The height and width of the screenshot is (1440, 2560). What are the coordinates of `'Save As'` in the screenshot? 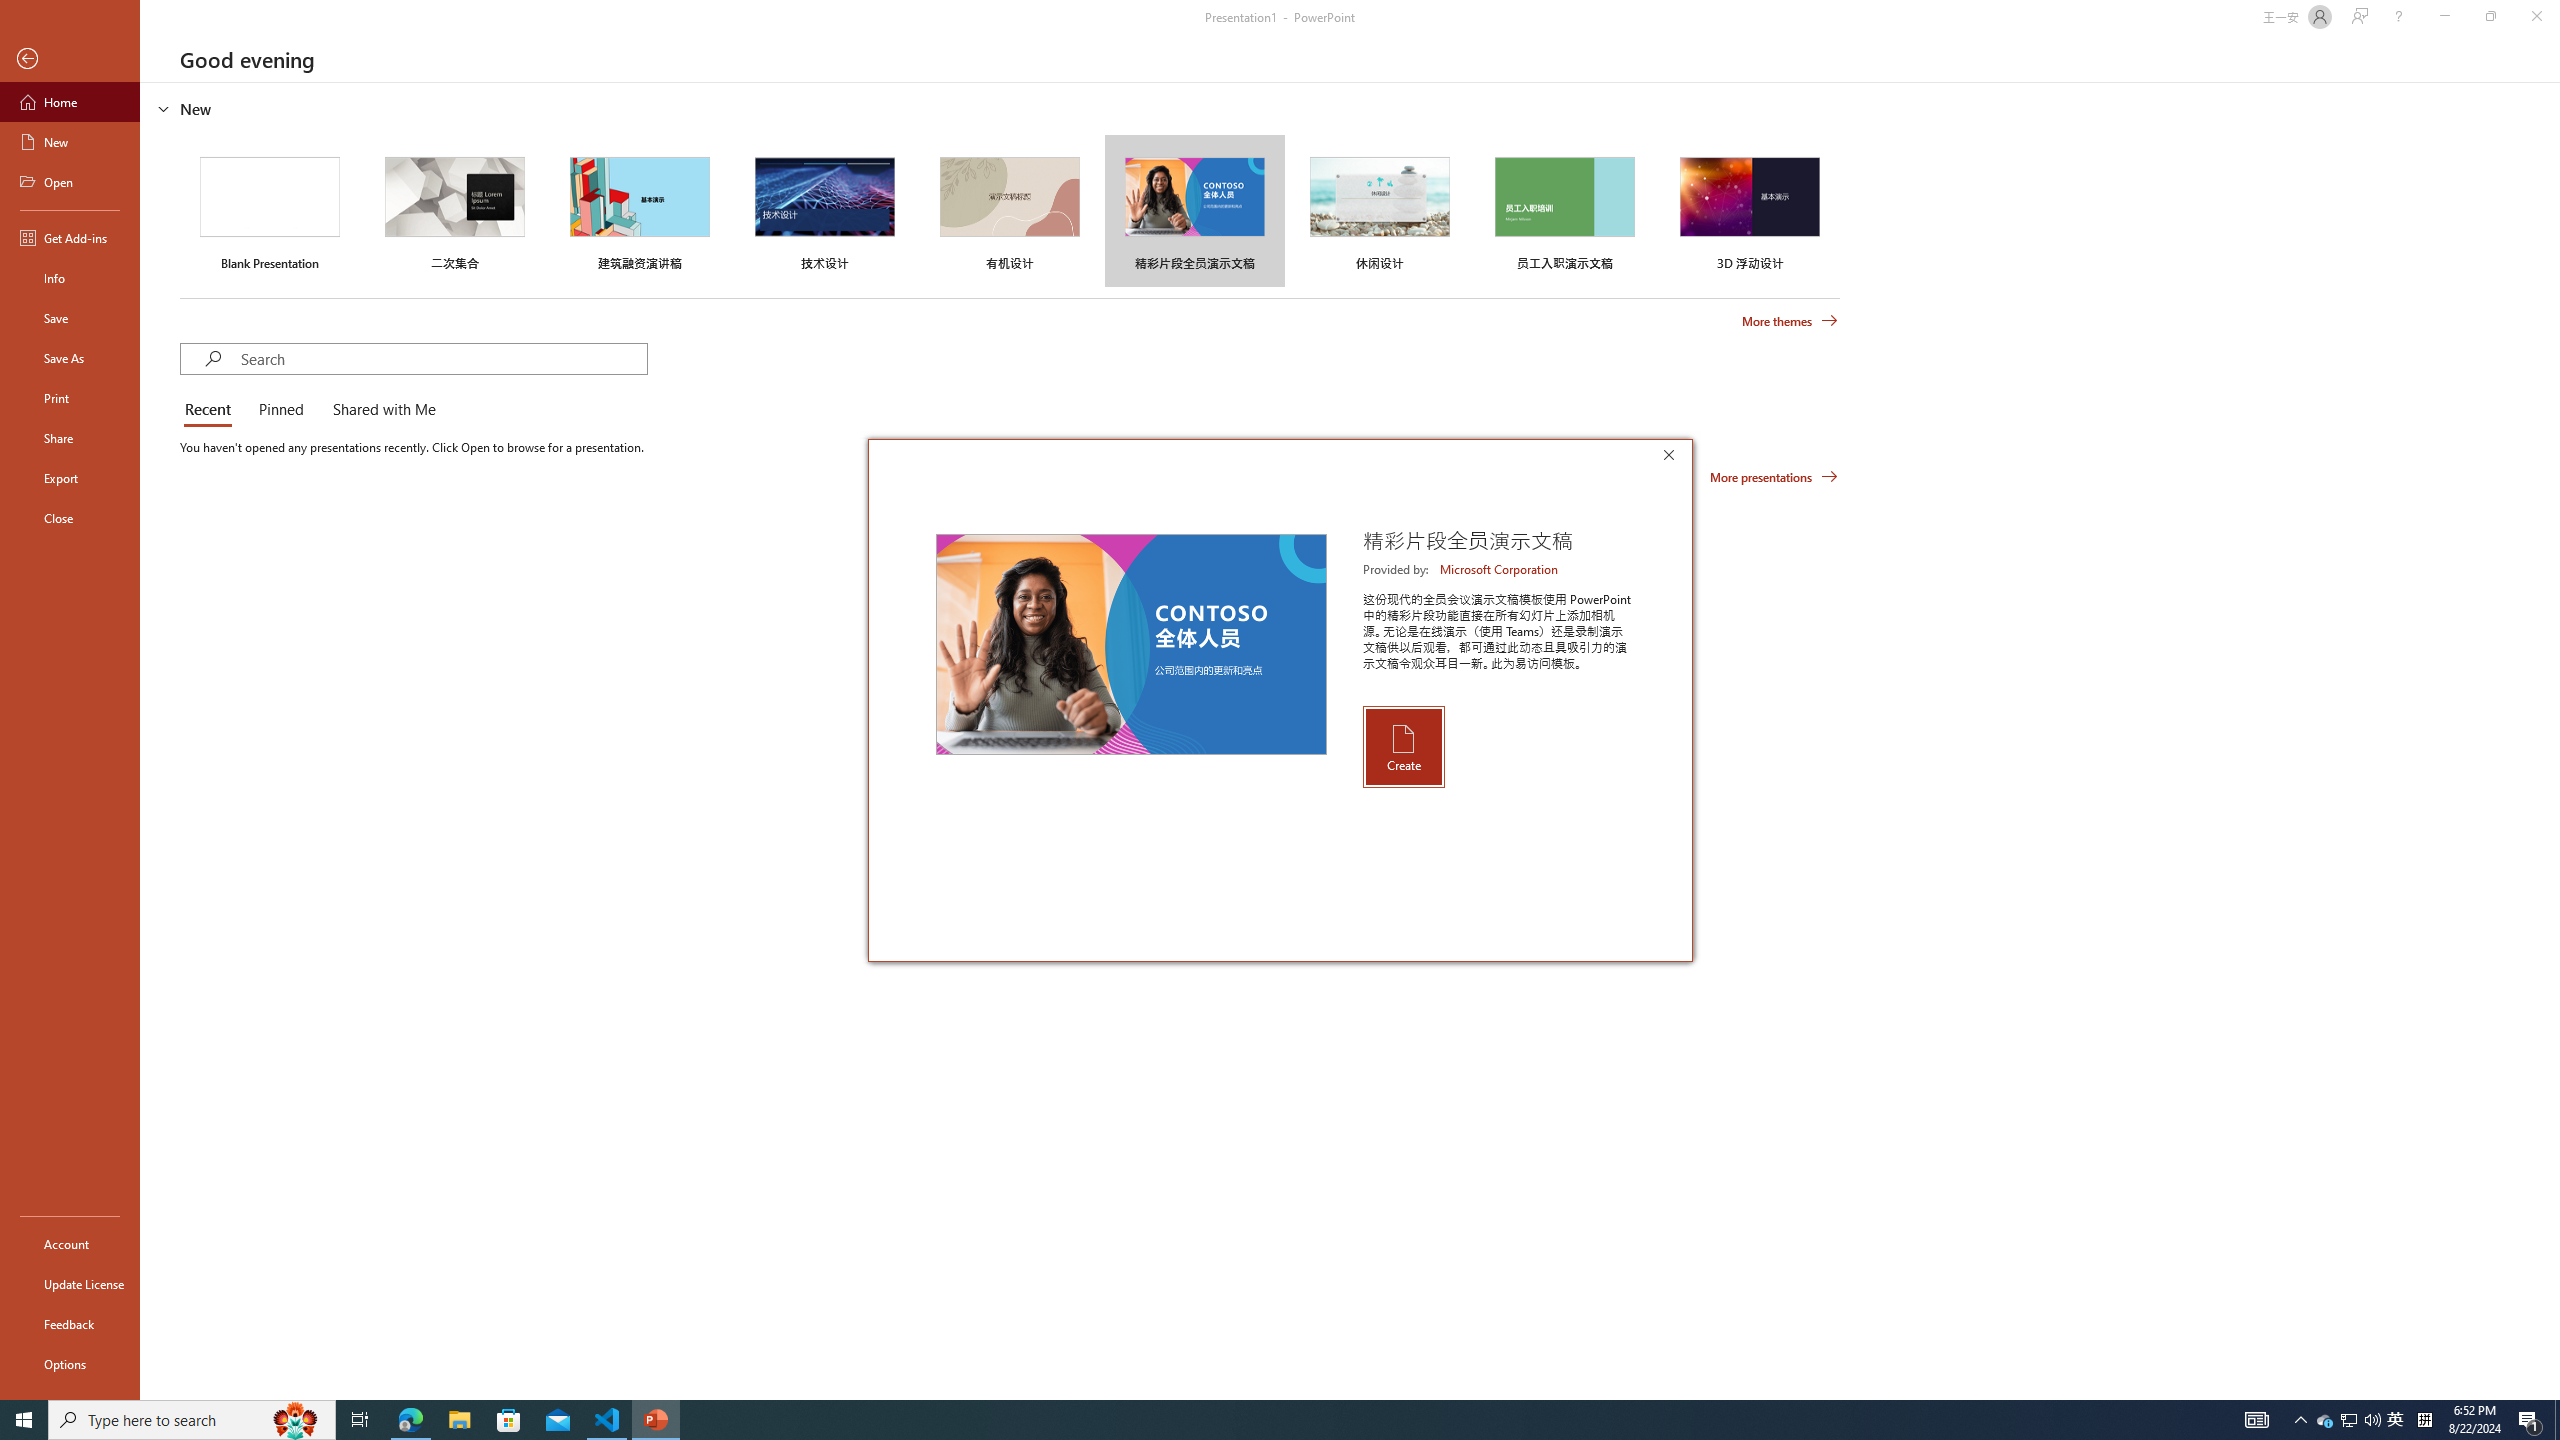 It's located at (69, 356).